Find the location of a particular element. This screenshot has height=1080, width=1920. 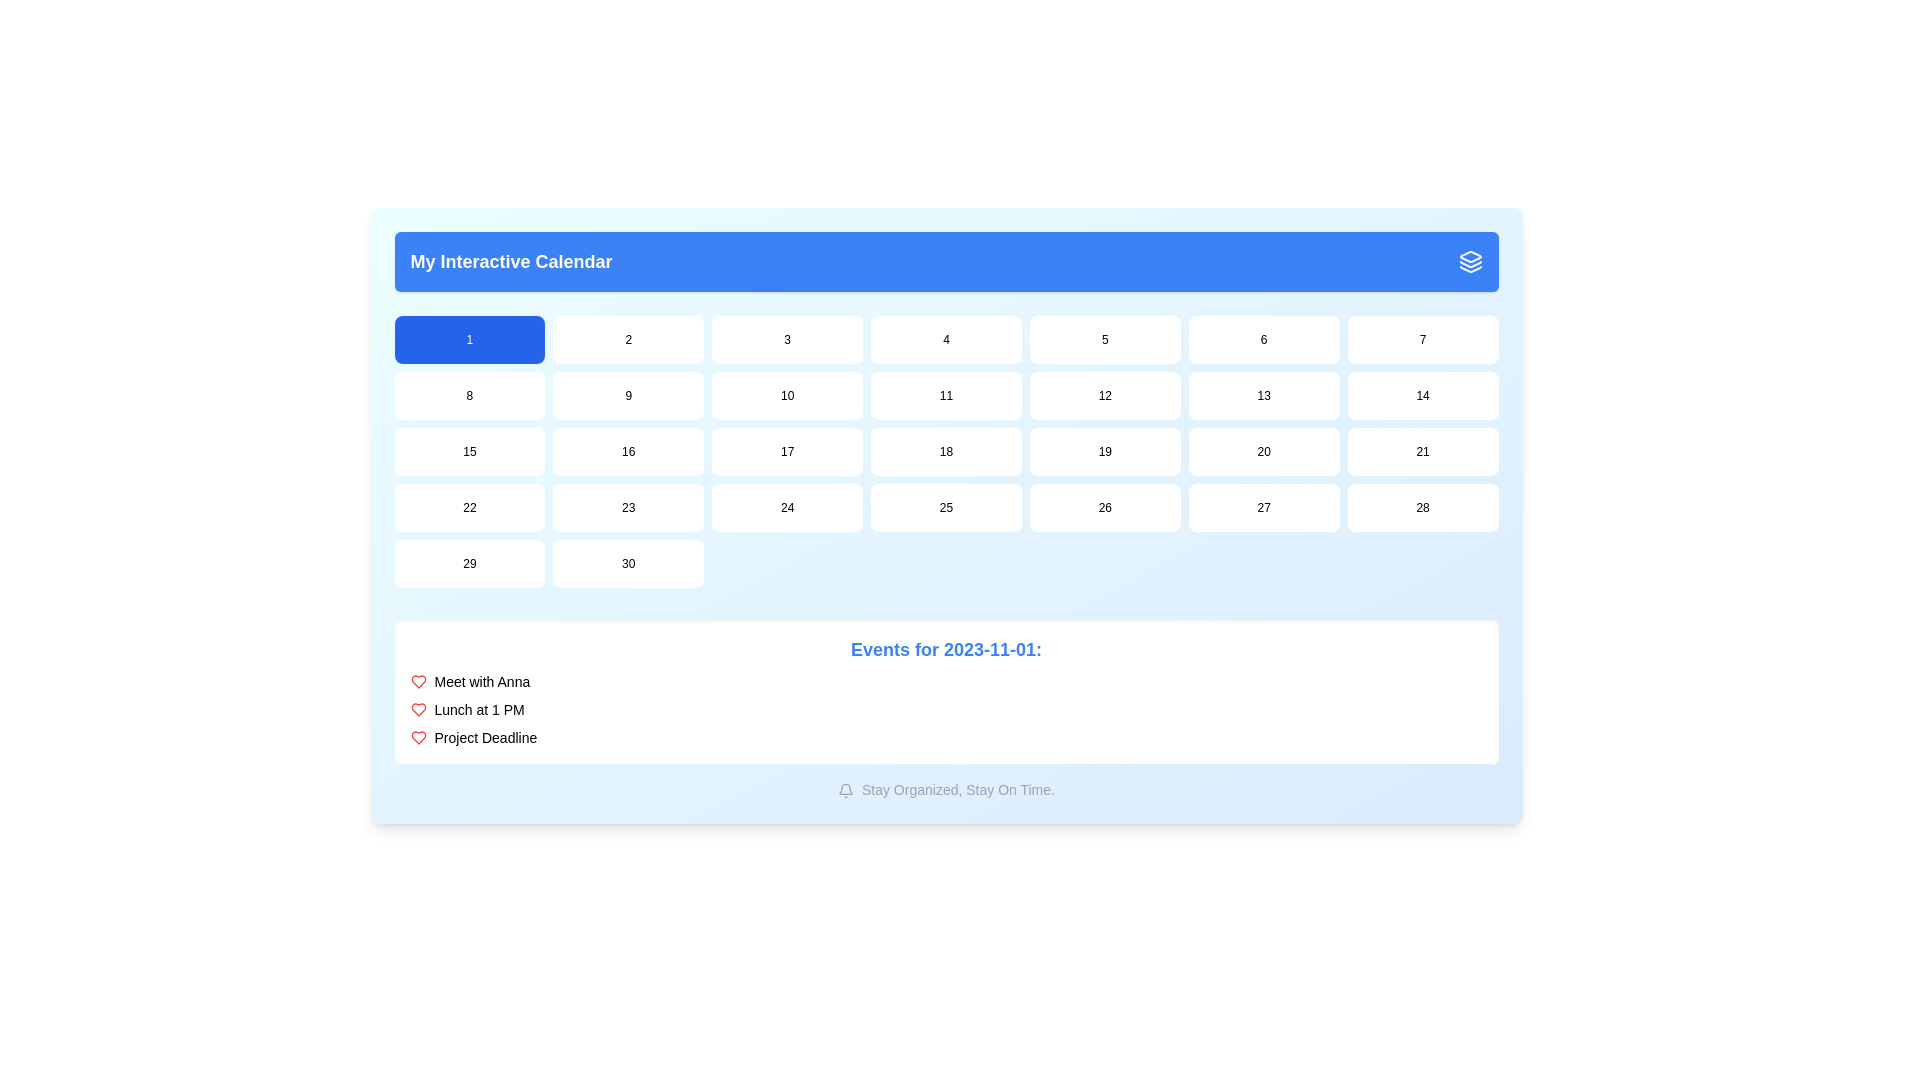

the heart icon that signifies an important calendar event, located to the left of the event description text 'Lunch at 1 PM' is located at coordinates (417, 681).